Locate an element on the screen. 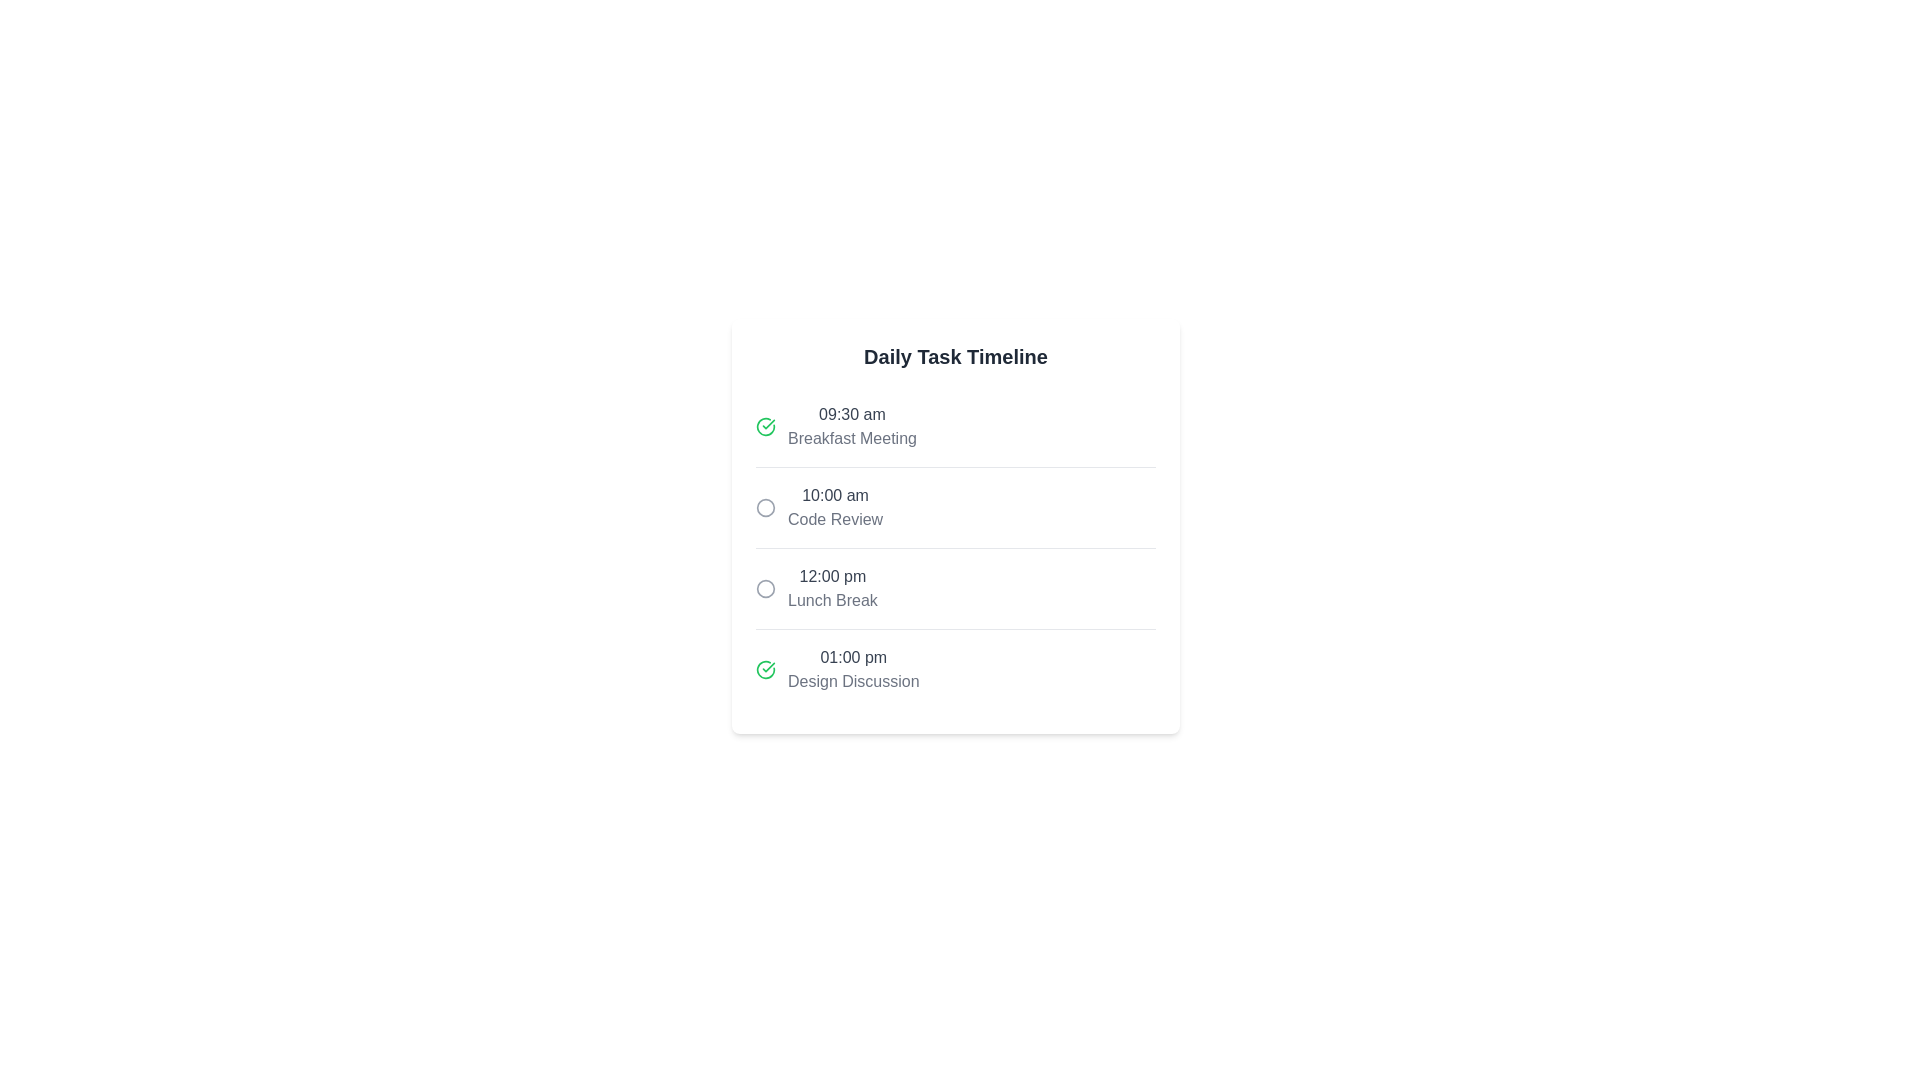  the SVG element that represents the circular outline indicating the status of '10:00 am Code Review' in the timeline interface is located at coordinates (765, 588).